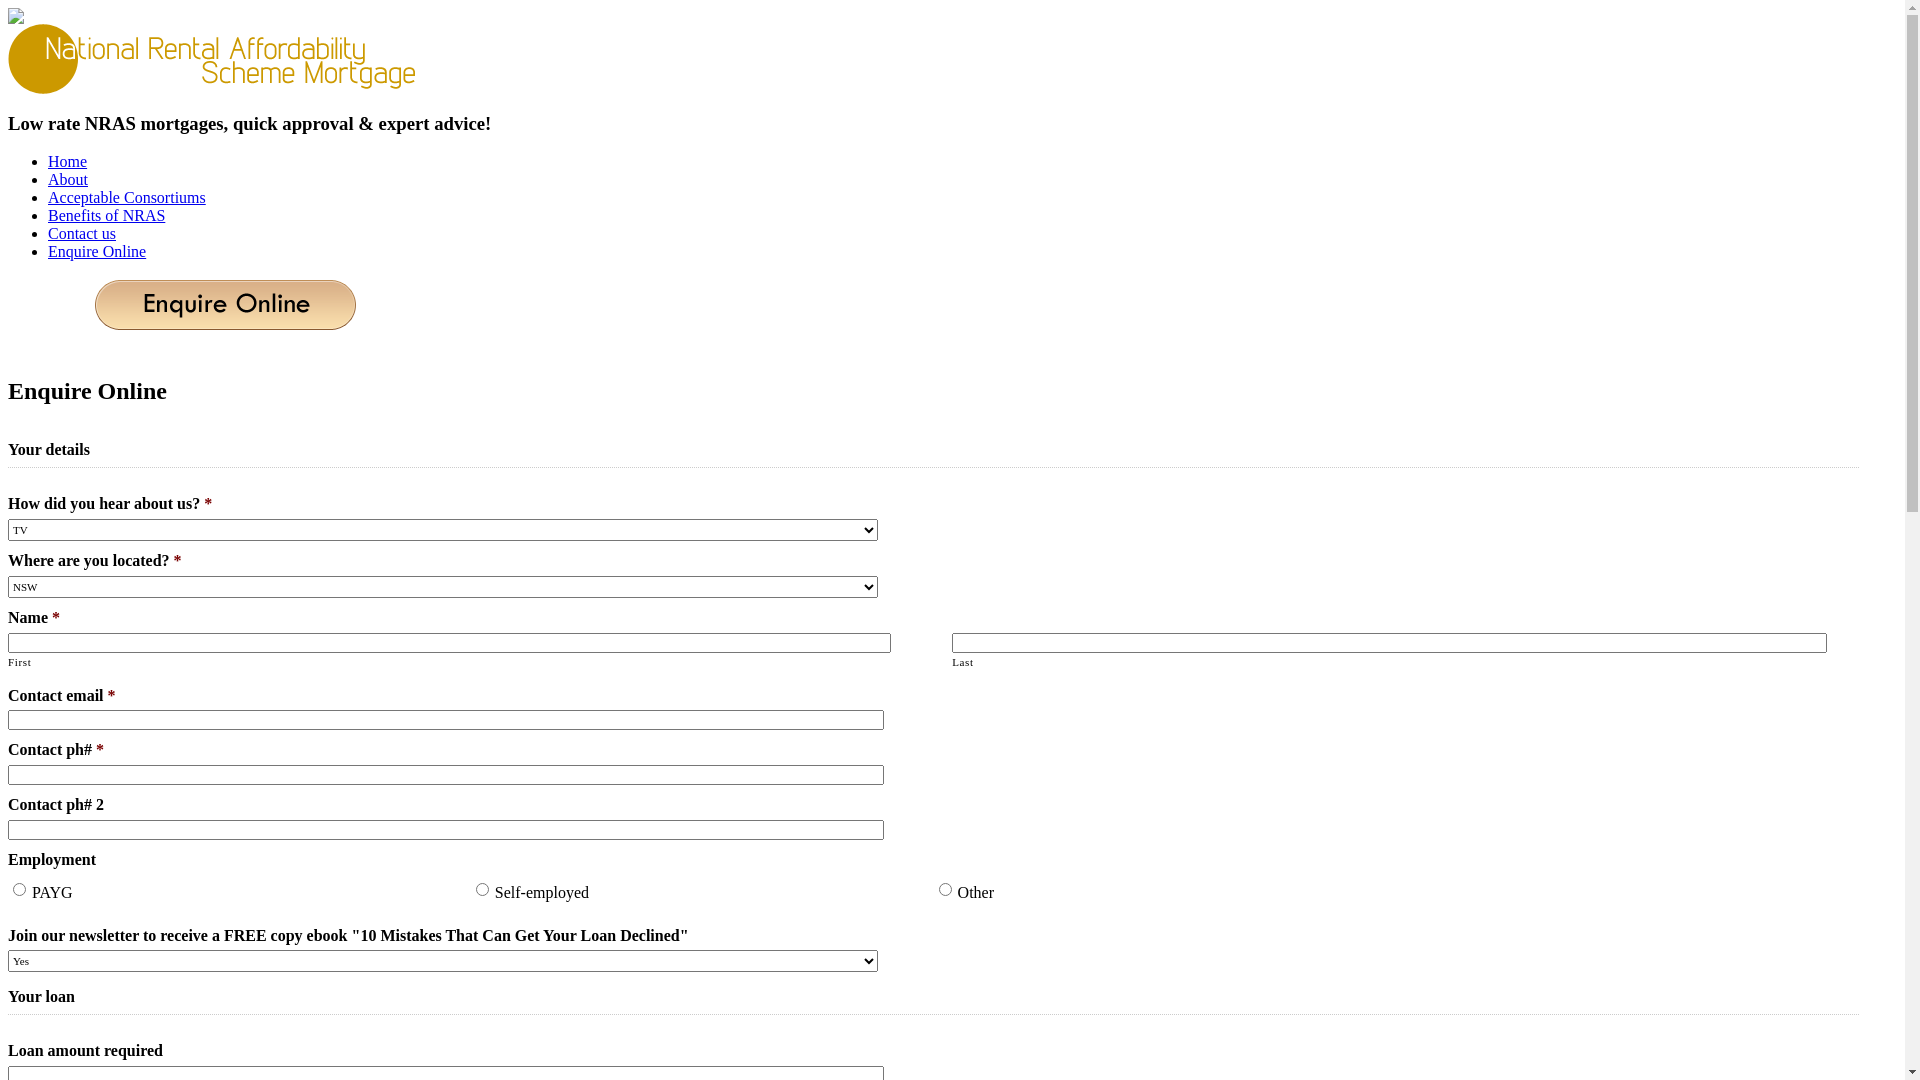 Image resolution: width=1920 pixels, height=1080 pixels. Describe the element at coordinates (125, 197) in the screenshot. I see `'Acceptable Consortiums'` at that location.